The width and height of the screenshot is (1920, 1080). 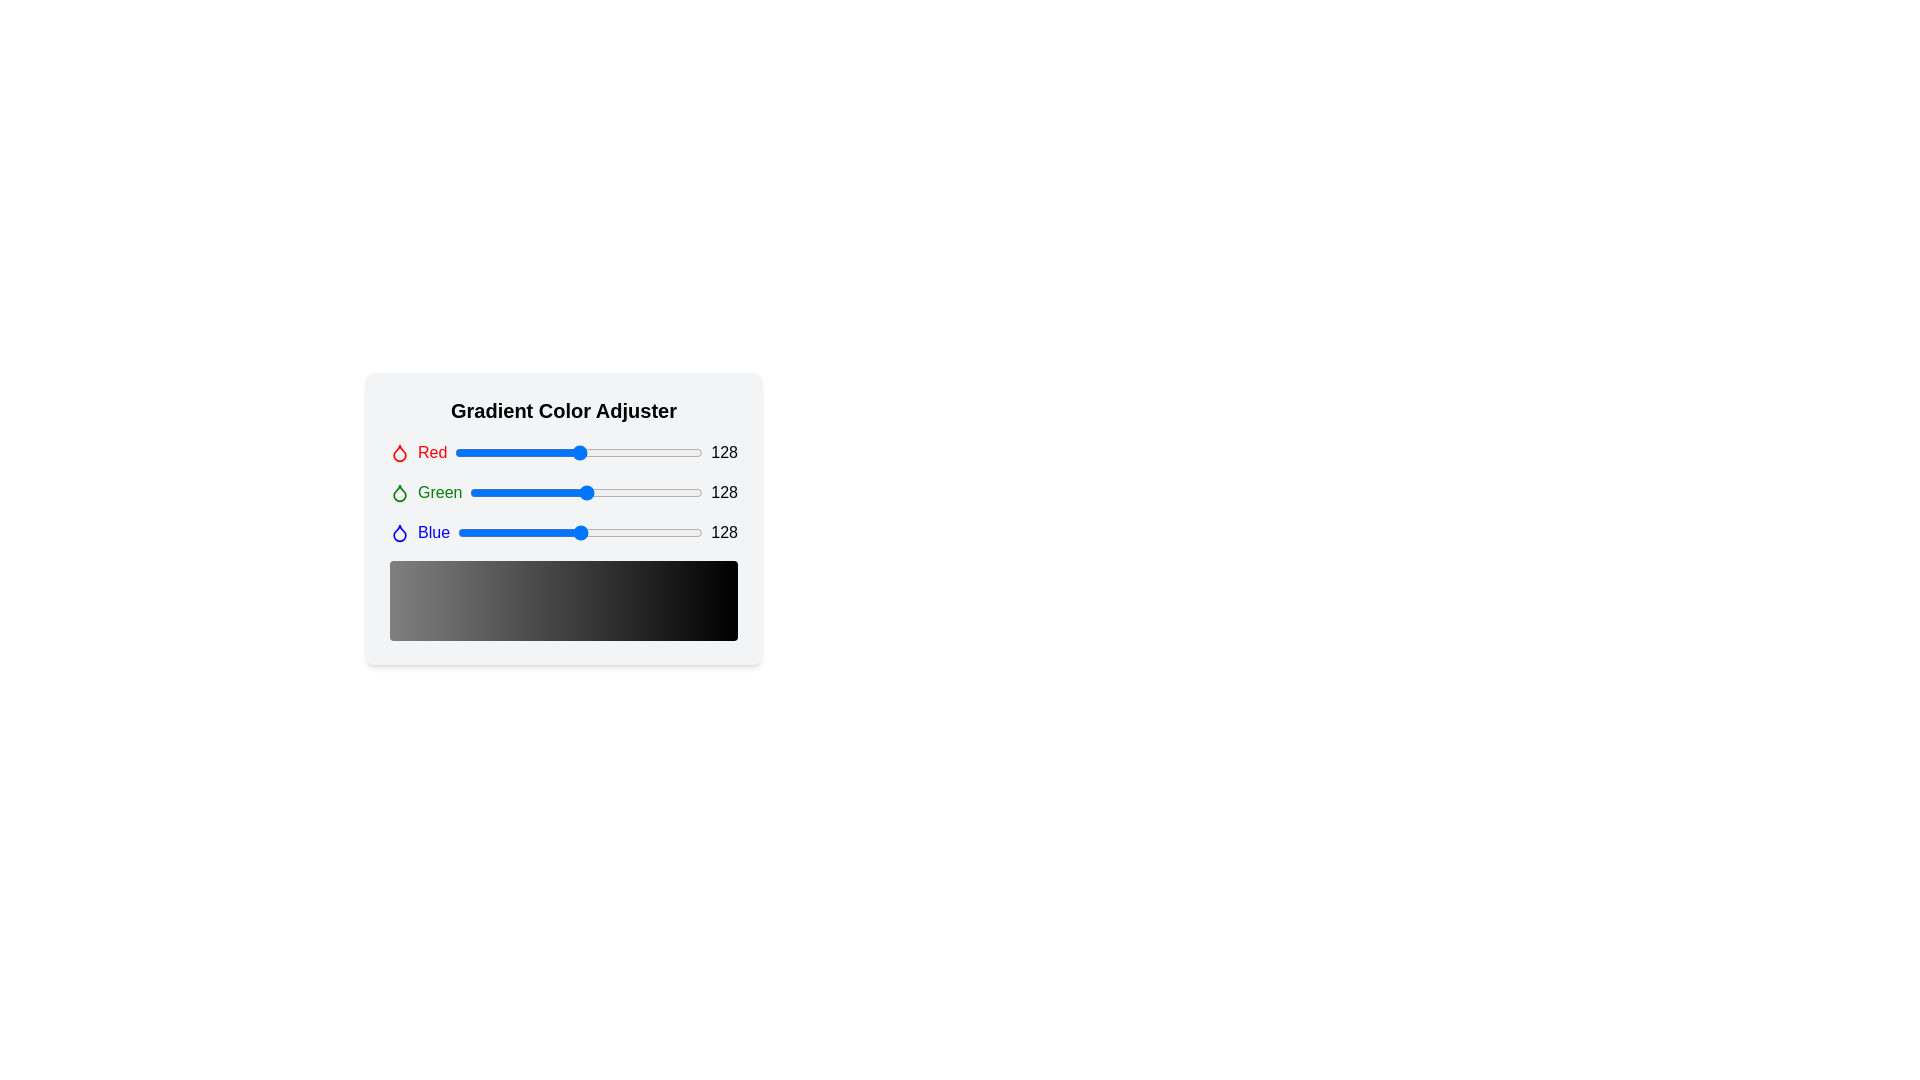 What do you see at coordinates (595, 493) in the screenshot?
I see `the green slider to 138` at bounding box center [595, 493].